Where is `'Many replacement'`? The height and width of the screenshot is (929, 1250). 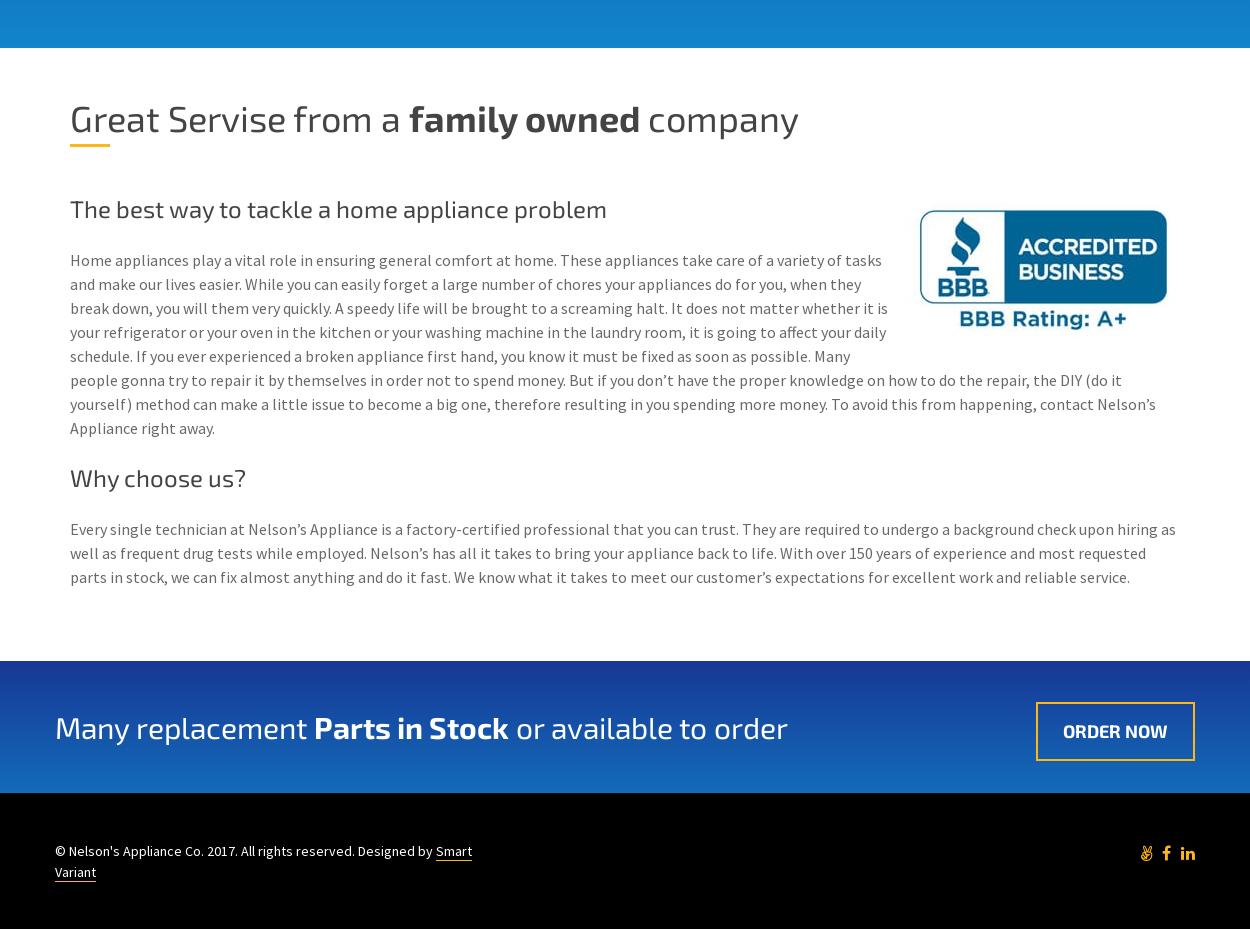
'Many replacement' is located at coordinates (184, 726).